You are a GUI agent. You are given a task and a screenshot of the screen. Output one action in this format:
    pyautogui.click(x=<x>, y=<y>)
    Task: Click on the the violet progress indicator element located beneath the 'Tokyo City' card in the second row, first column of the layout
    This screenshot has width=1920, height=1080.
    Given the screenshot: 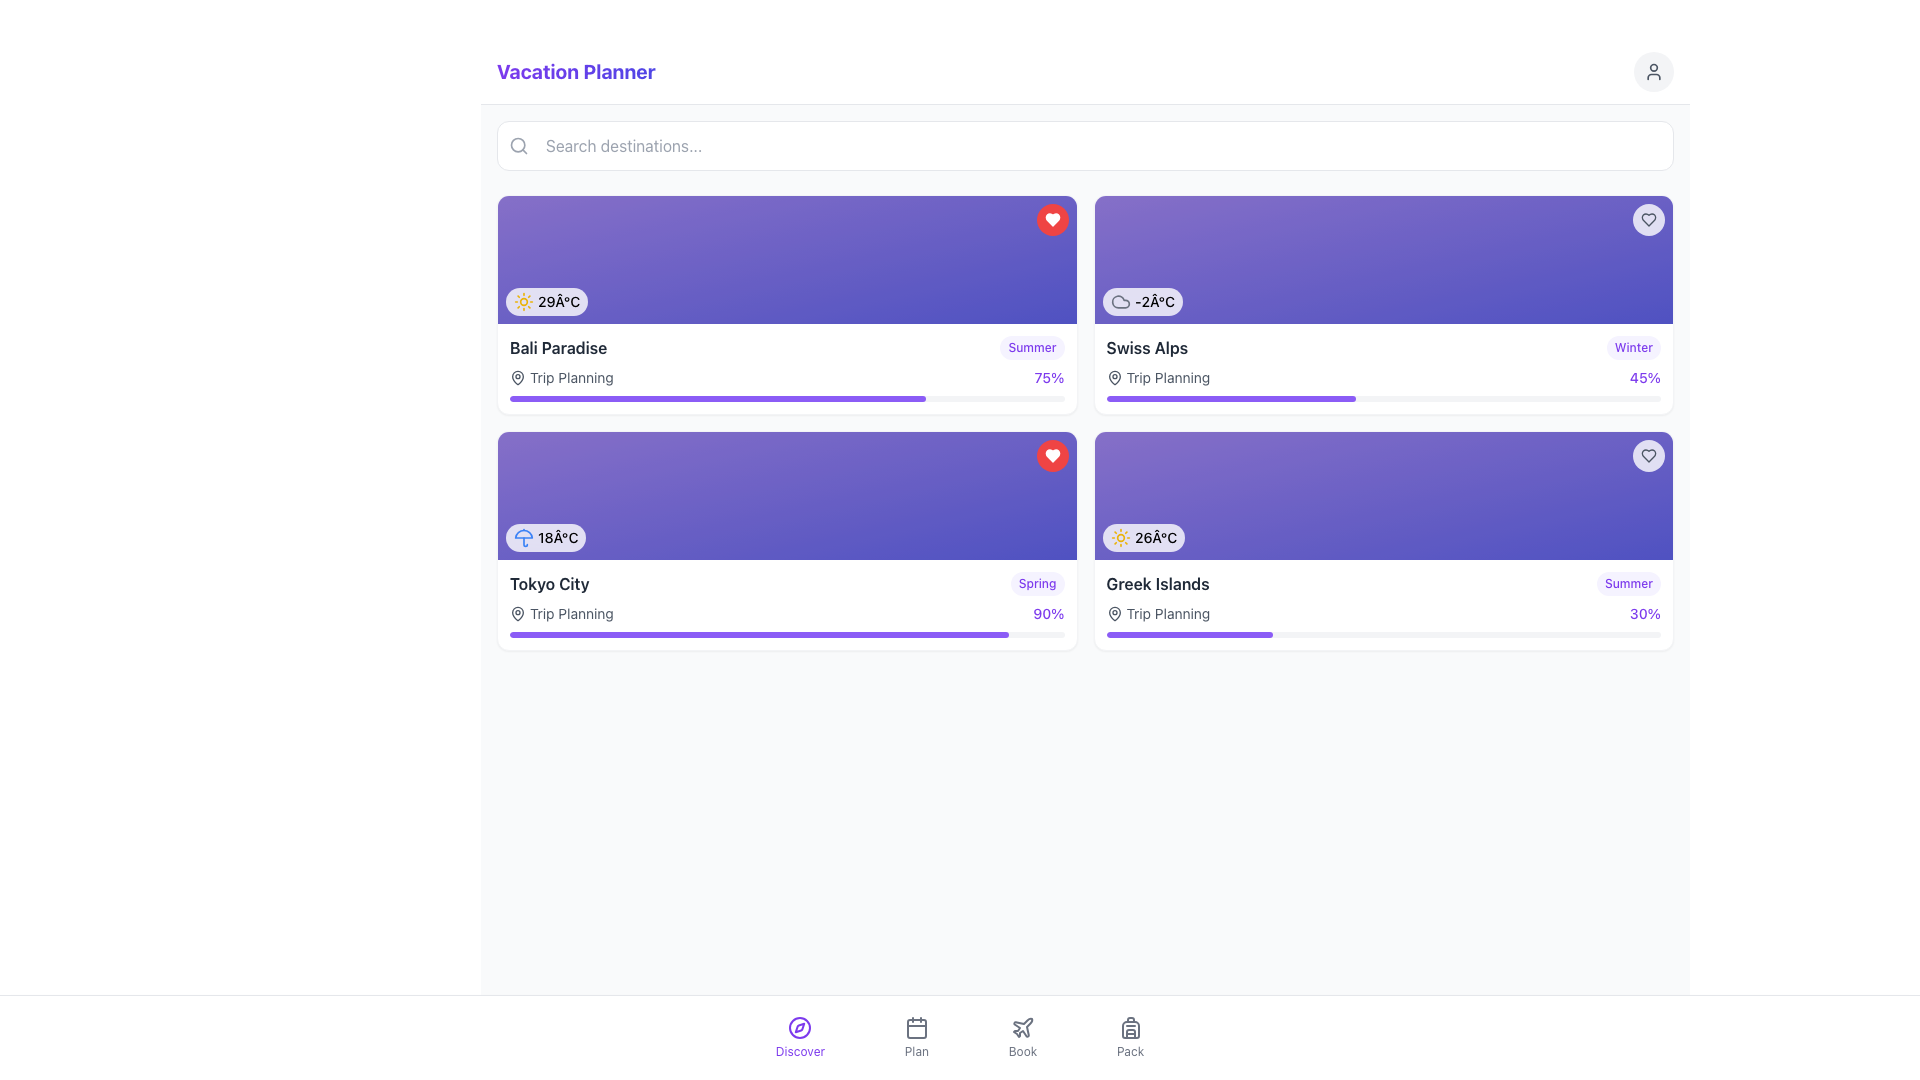 What is the action you would take?
    pyautogui.click(x=758, y=635)
    